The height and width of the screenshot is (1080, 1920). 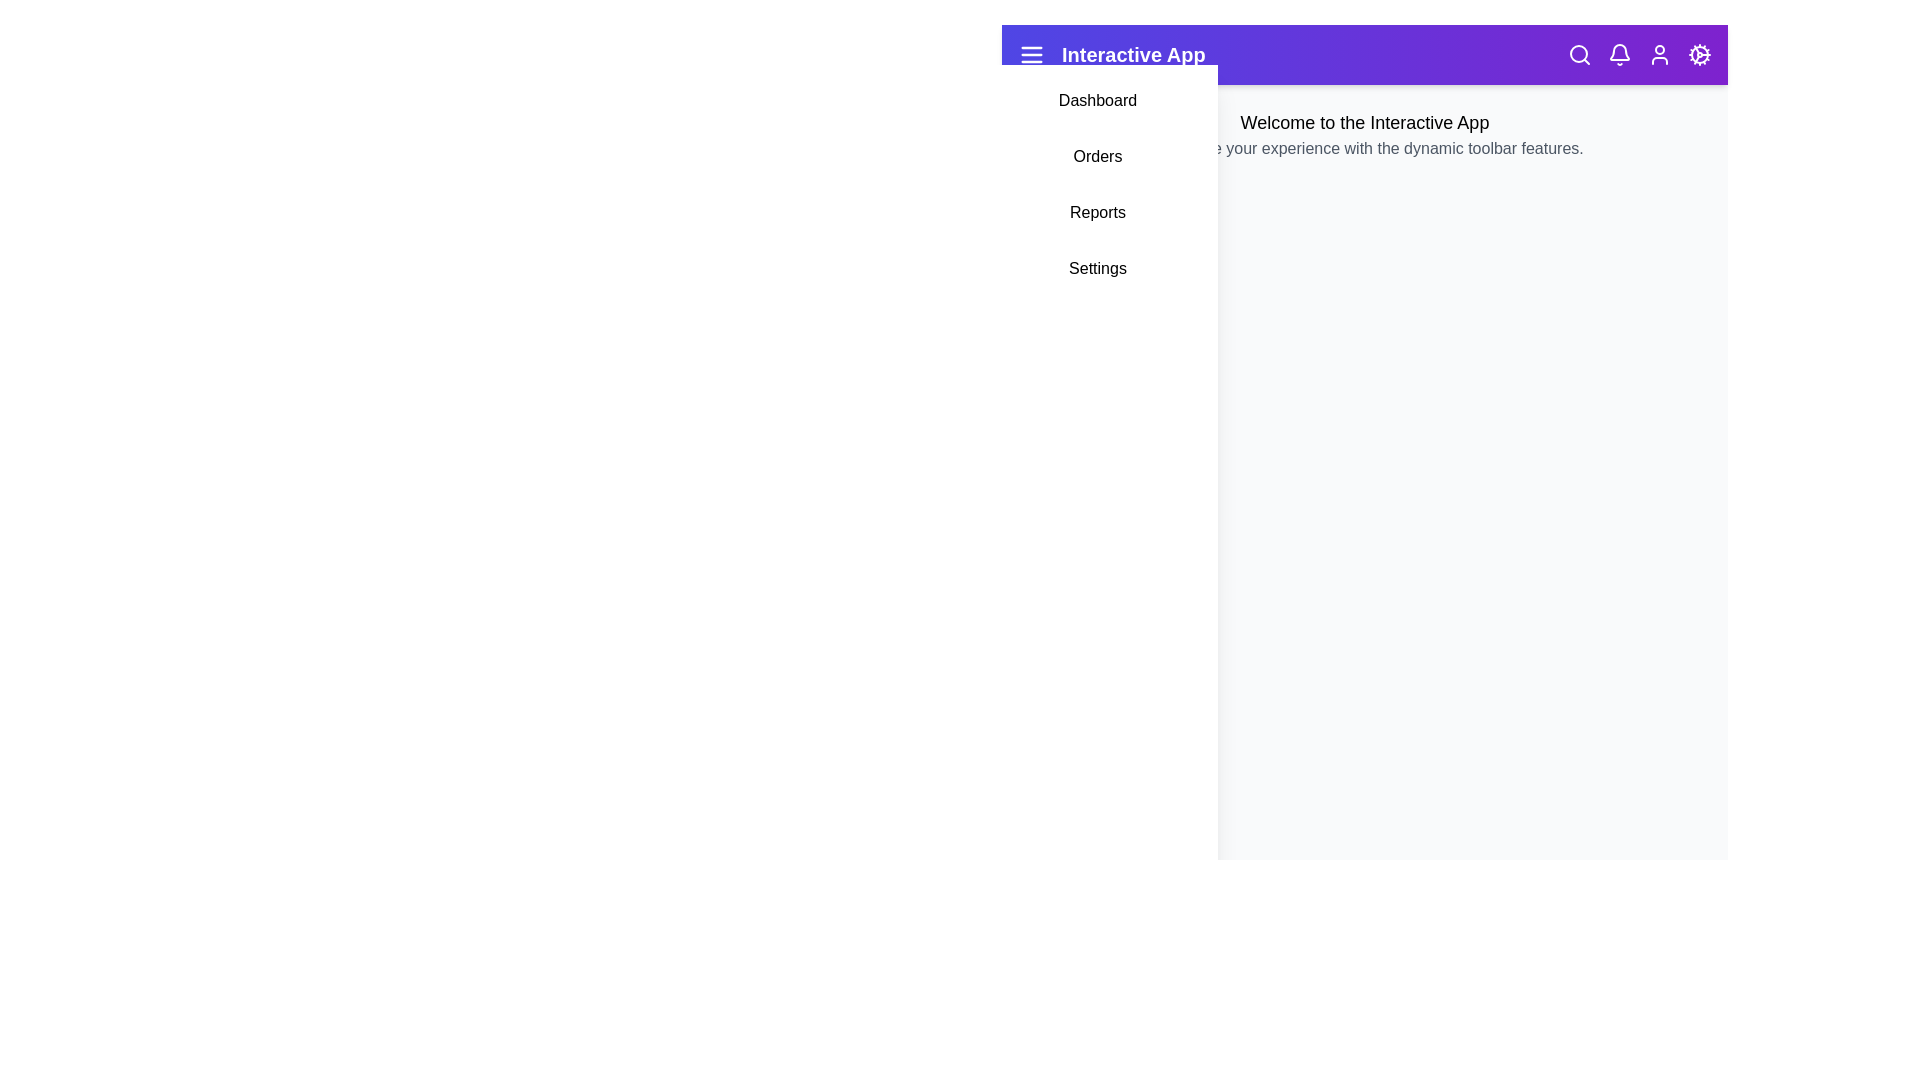 What do you see at coordinates (1620, 53) in the screenshot?
I see `the notification bell icon to trigger its associated action` at bounding box center [1620, 53].